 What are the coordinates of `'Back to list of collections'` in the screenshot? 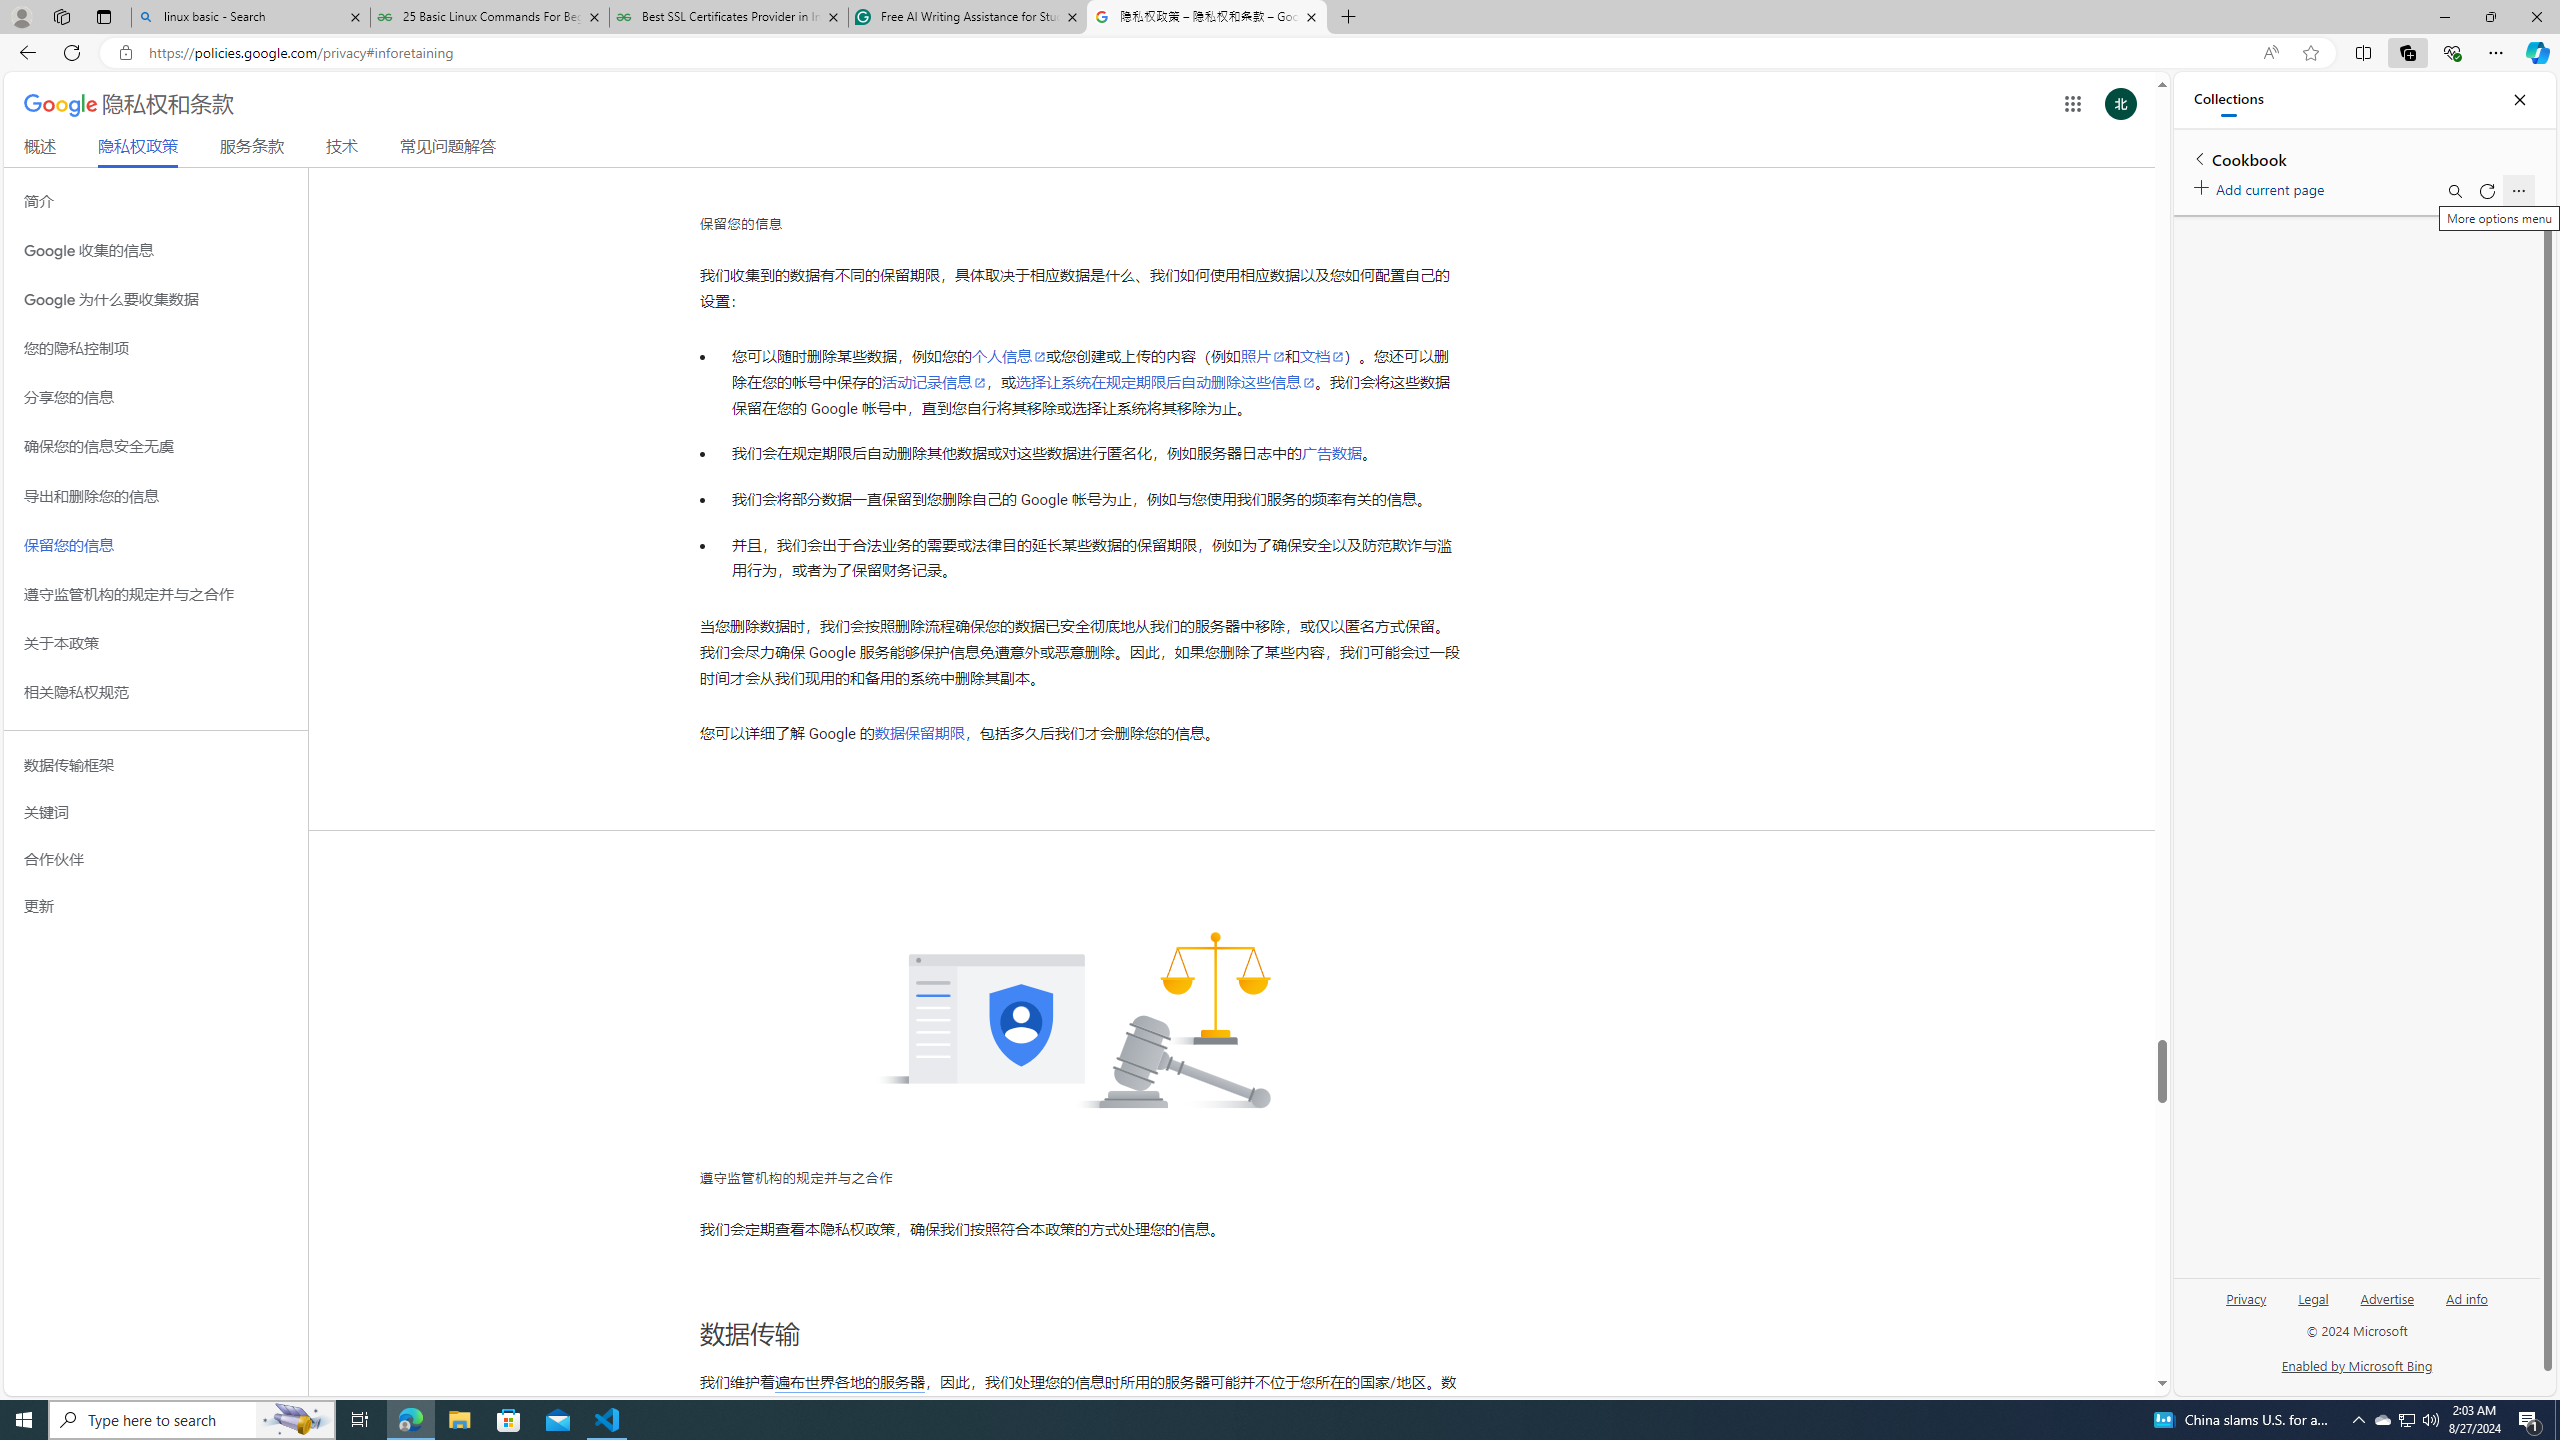 It's located at (2198, 158).